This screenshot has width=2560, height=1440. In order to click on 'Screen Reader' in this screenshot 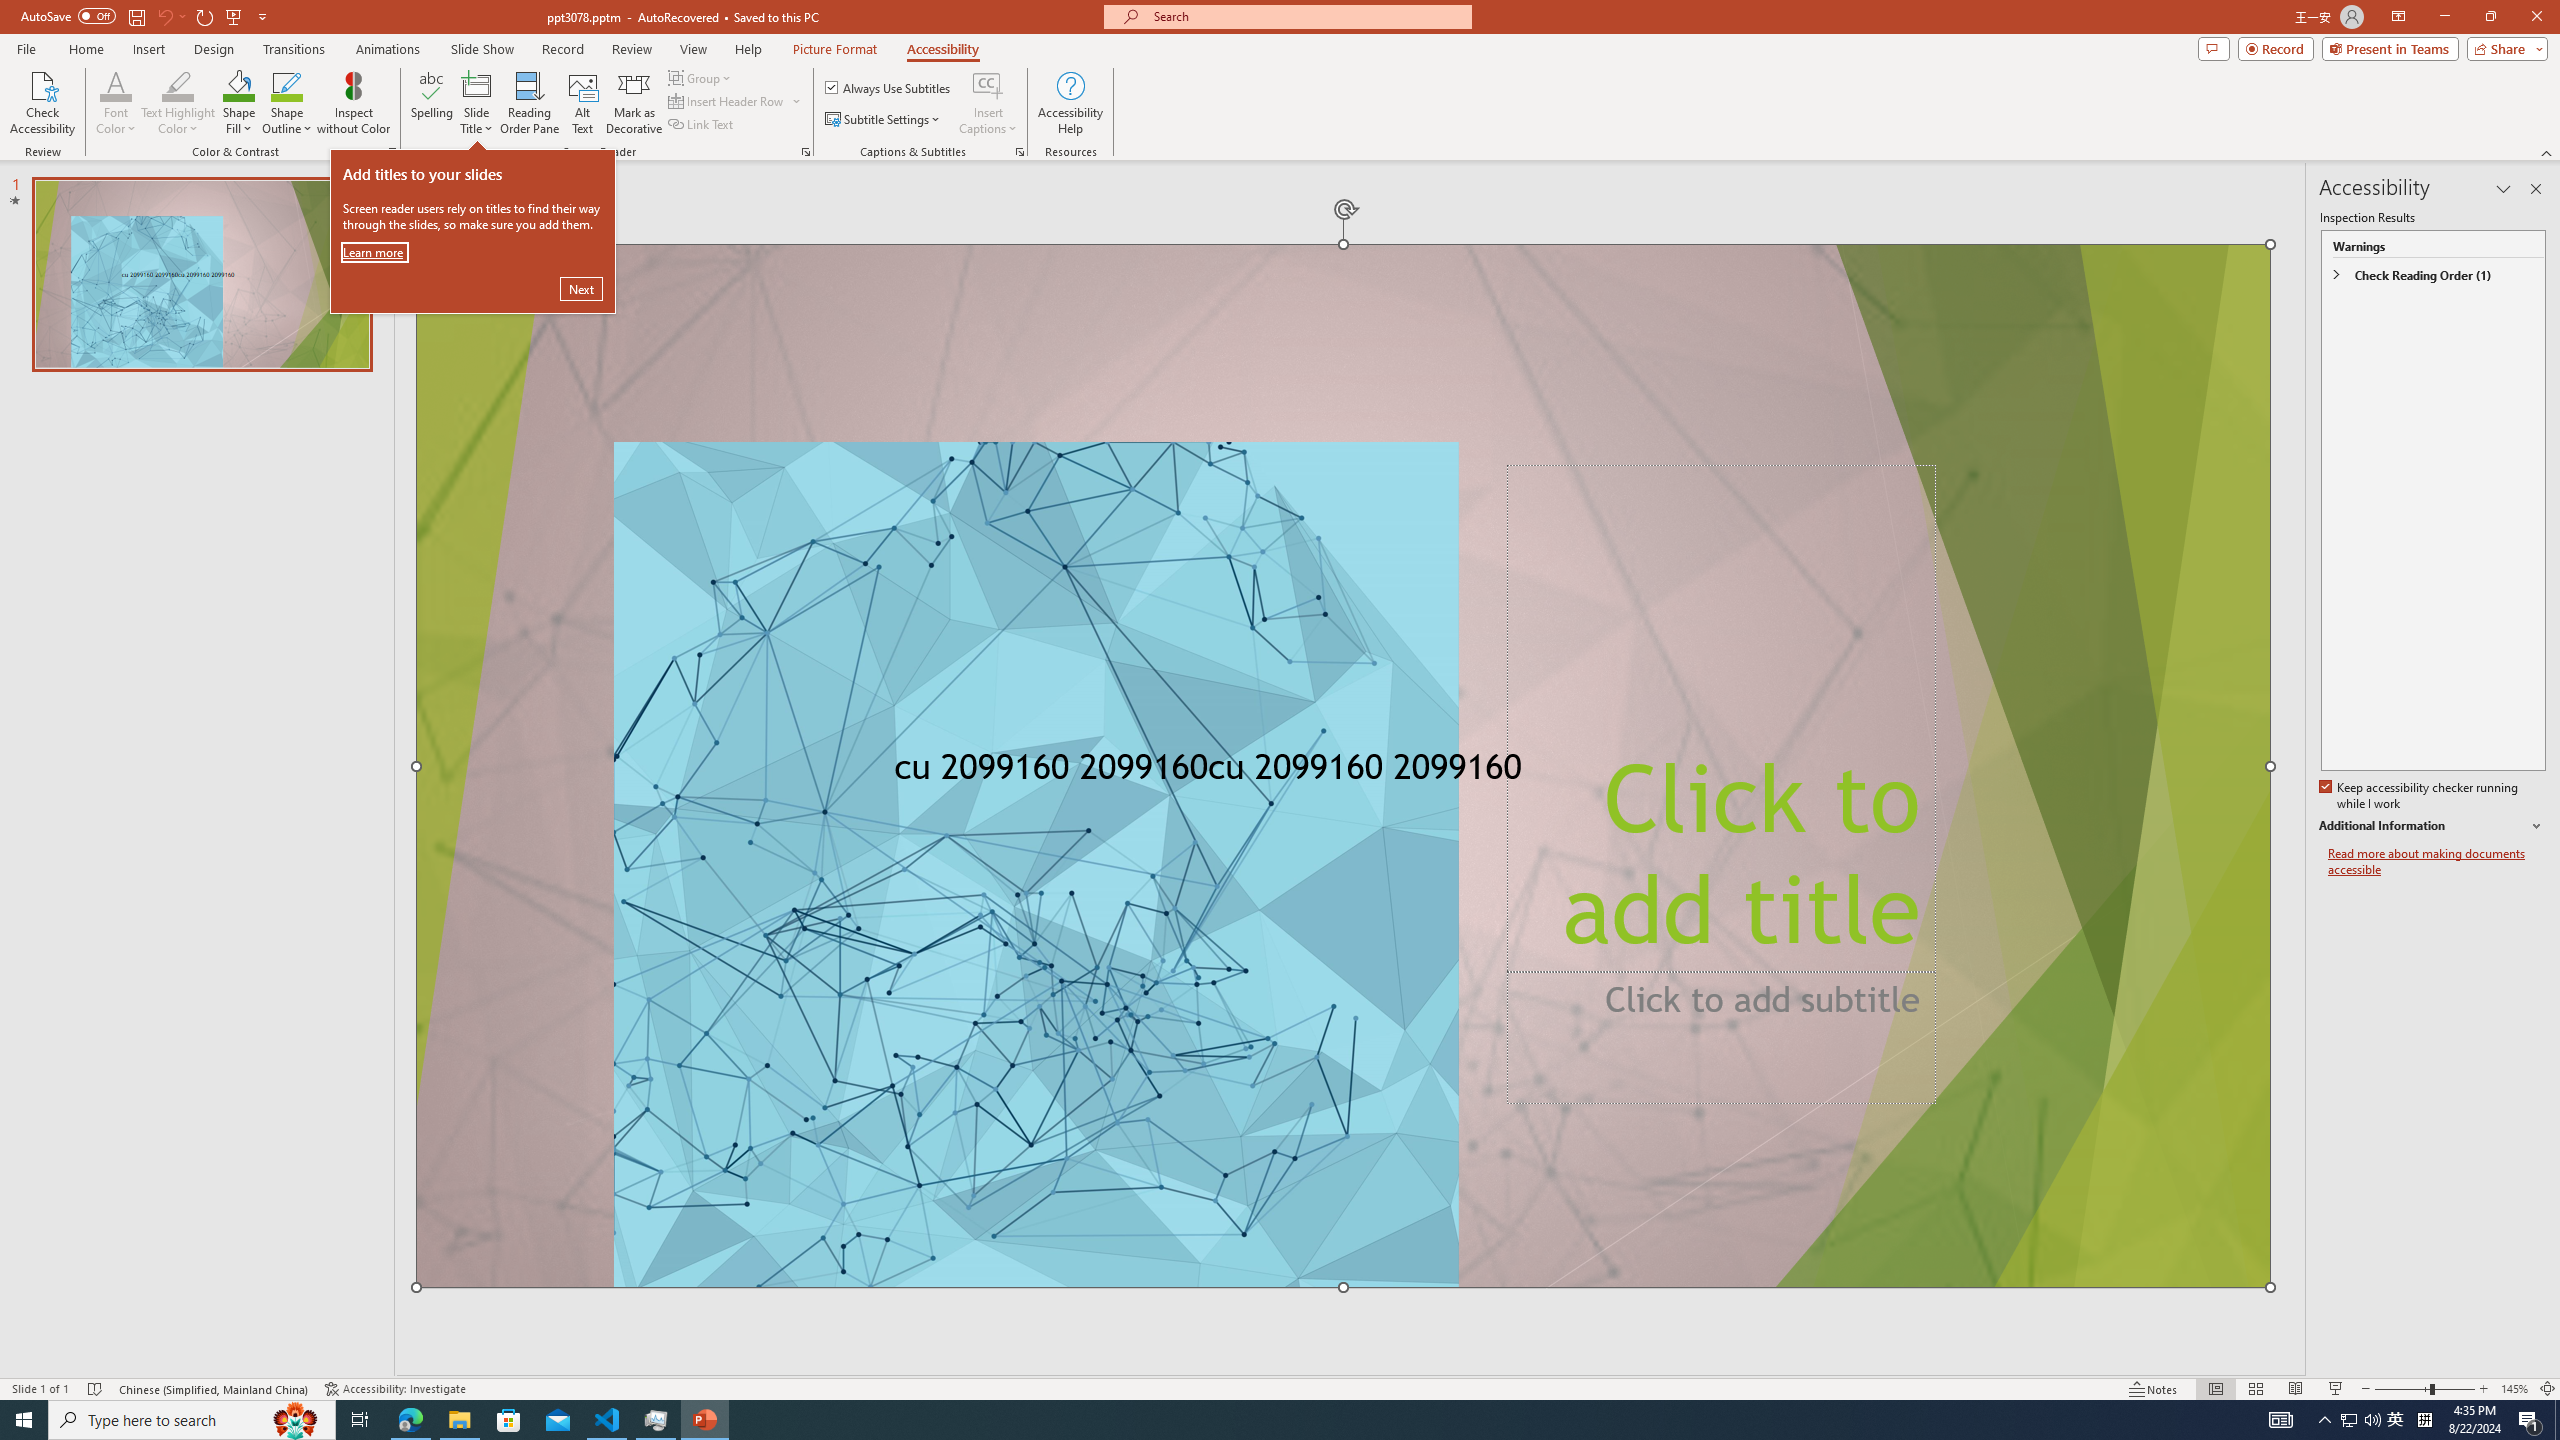, I will do `click(806, 150)`.